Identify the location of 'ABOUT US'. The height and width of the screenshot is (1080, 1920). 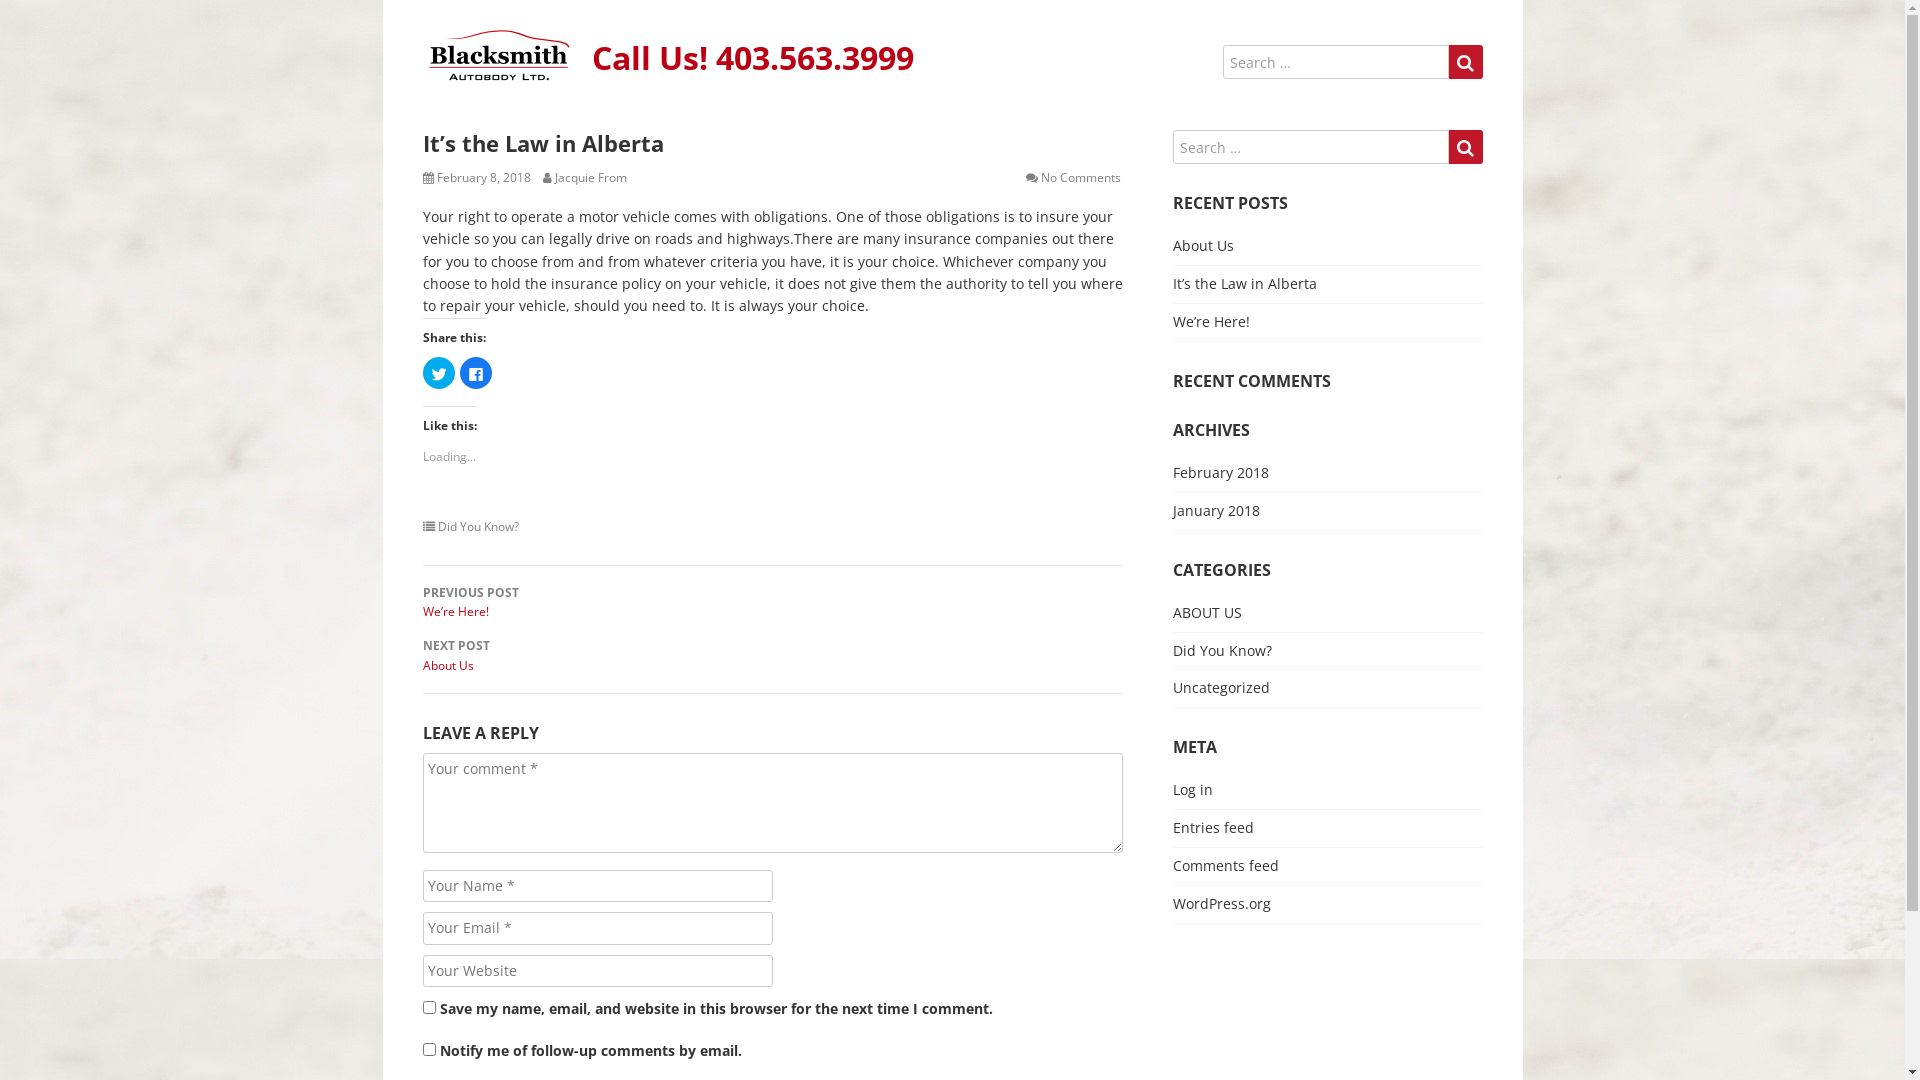
(1205, 611).